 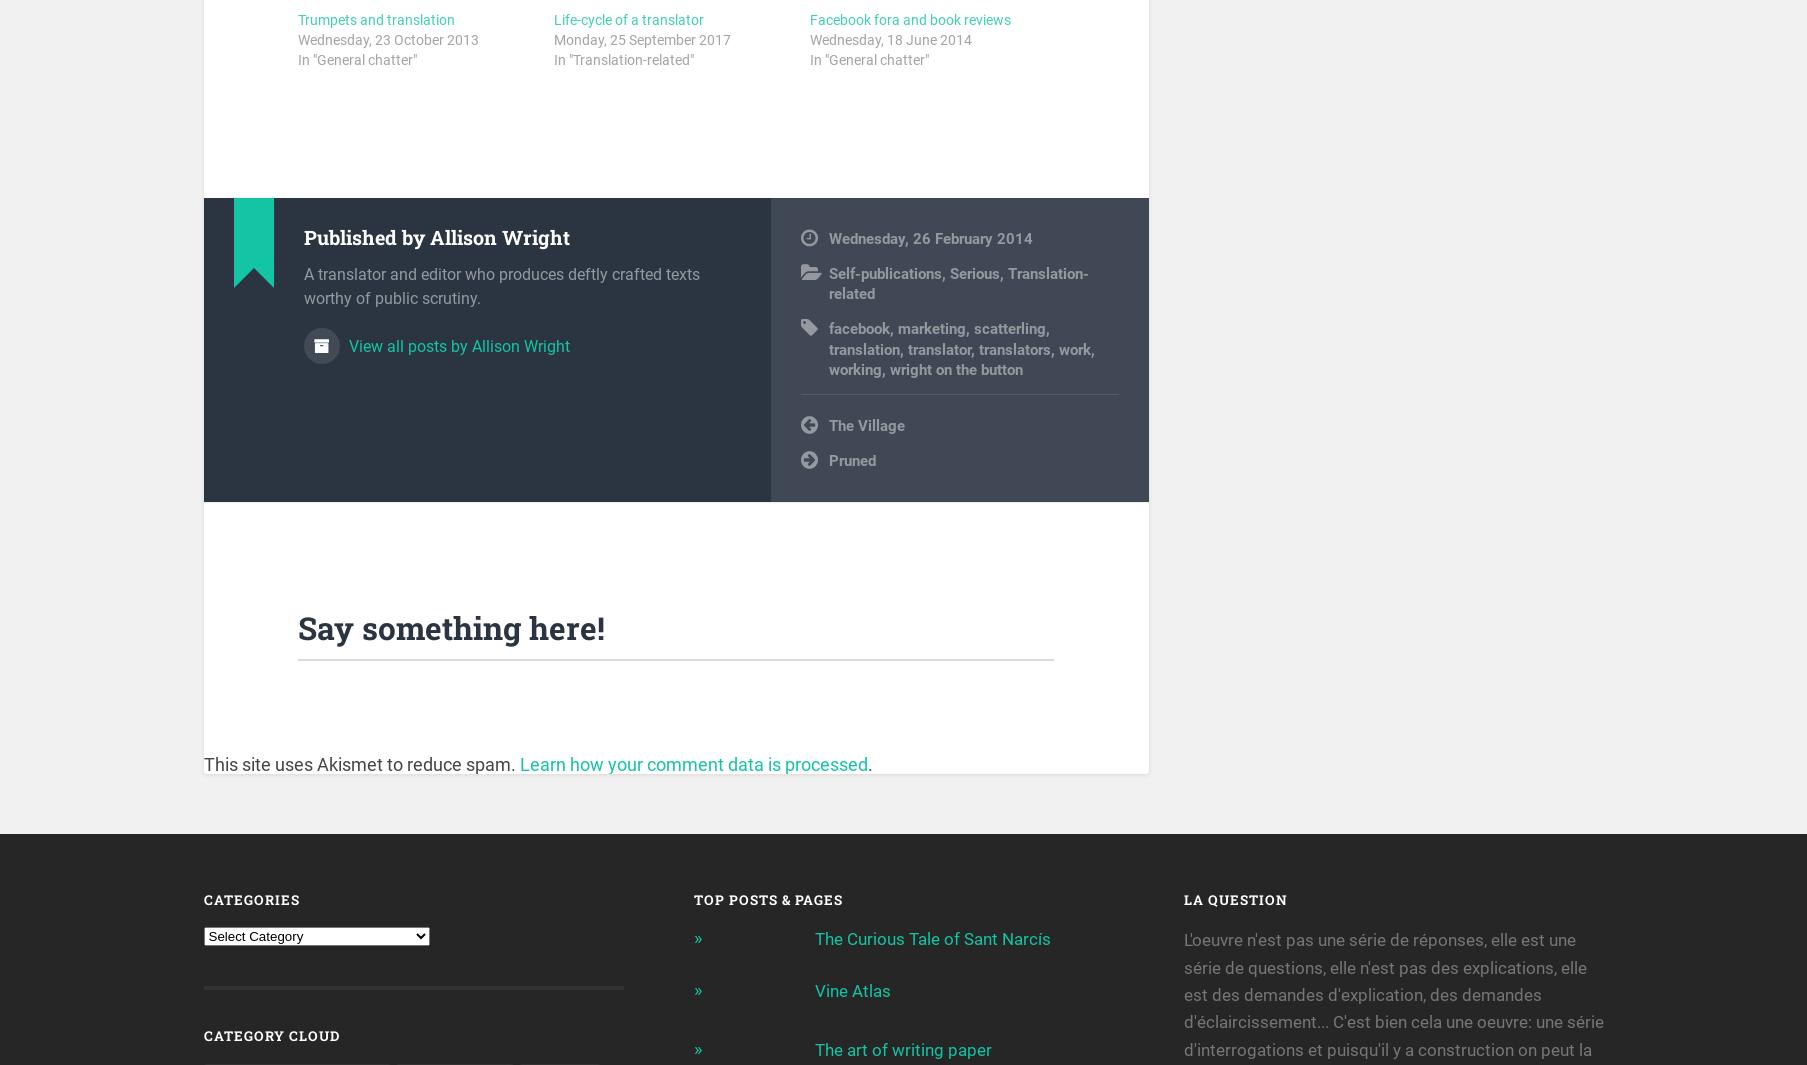 What do you see at coordinates (863, 353) in the screenshot?
I see `'translation'` at bounding box center [863, 353].